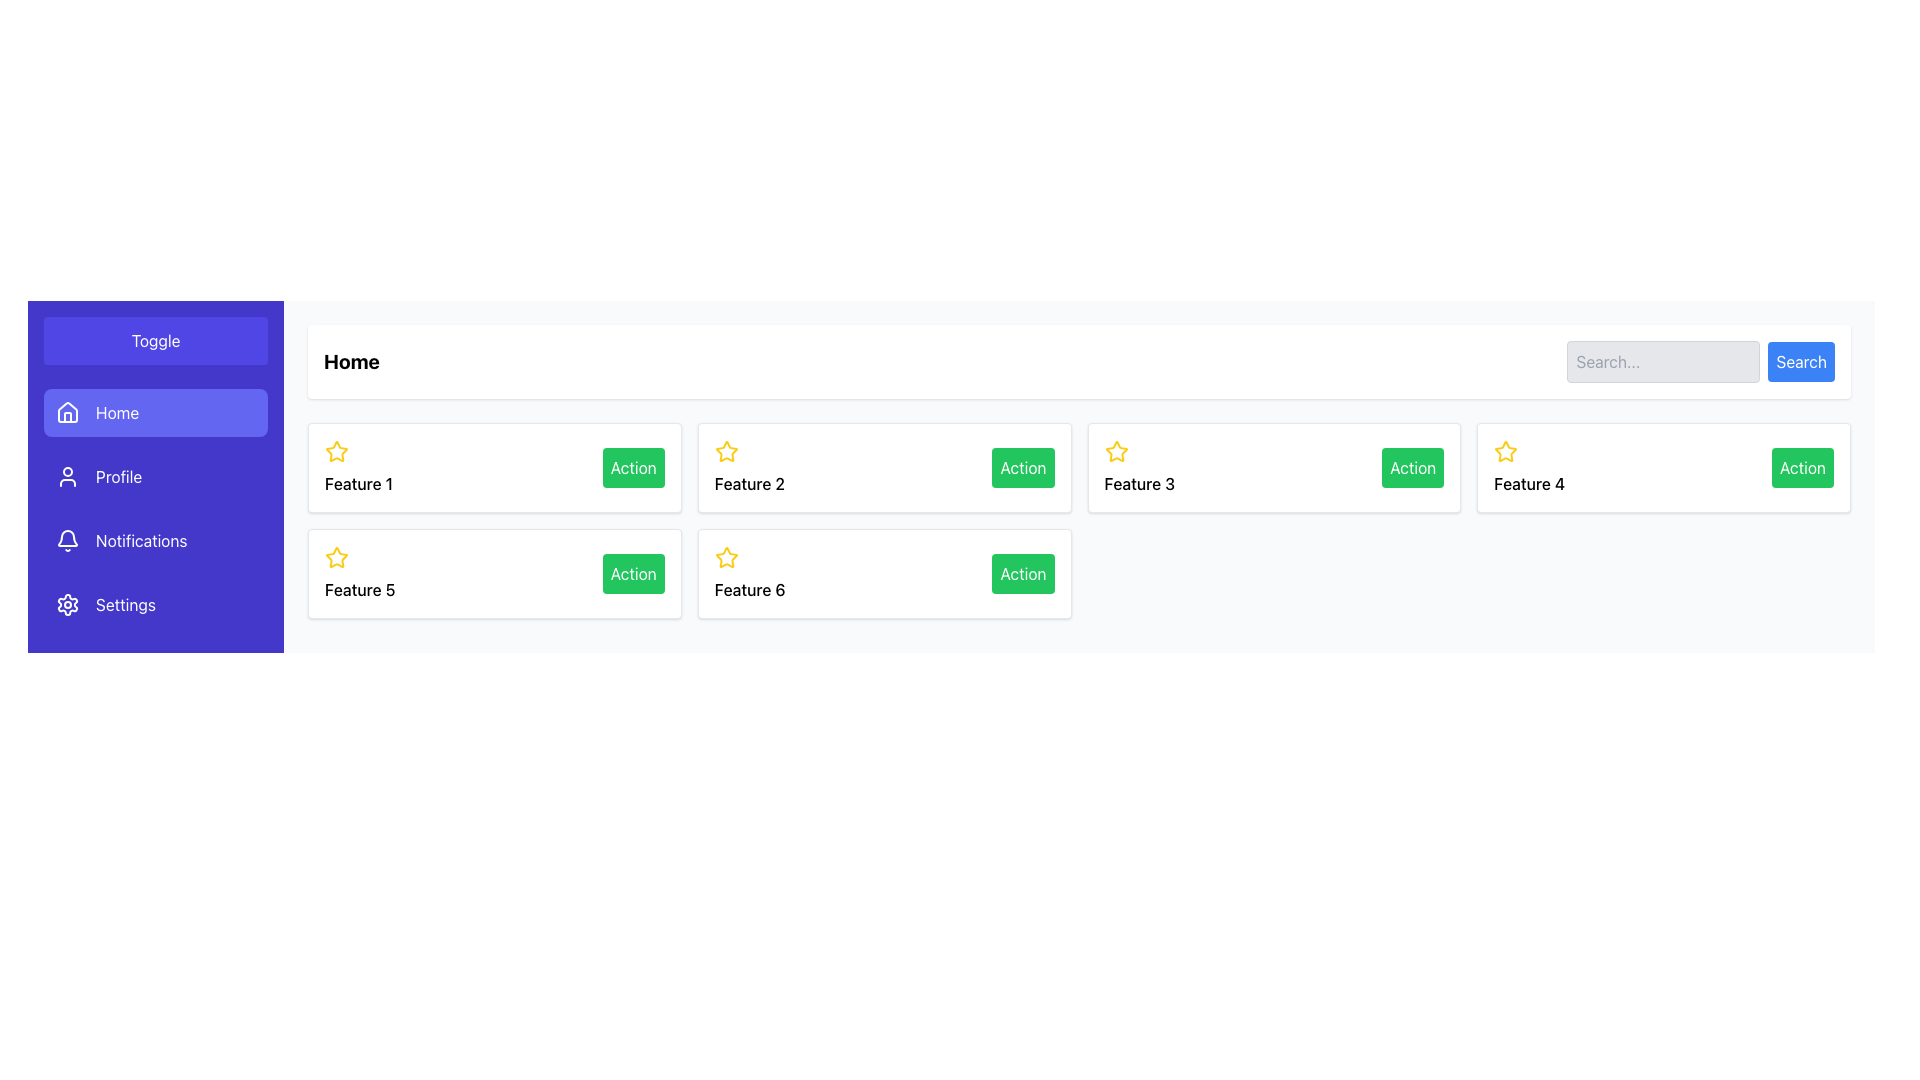 This screenshot has height=1080, width=1920. I want to click on the 'Settings' button, which is the fourth button in the vertical menu on the left side of the interface, positioned below 'Notifications', so click(155, 604).